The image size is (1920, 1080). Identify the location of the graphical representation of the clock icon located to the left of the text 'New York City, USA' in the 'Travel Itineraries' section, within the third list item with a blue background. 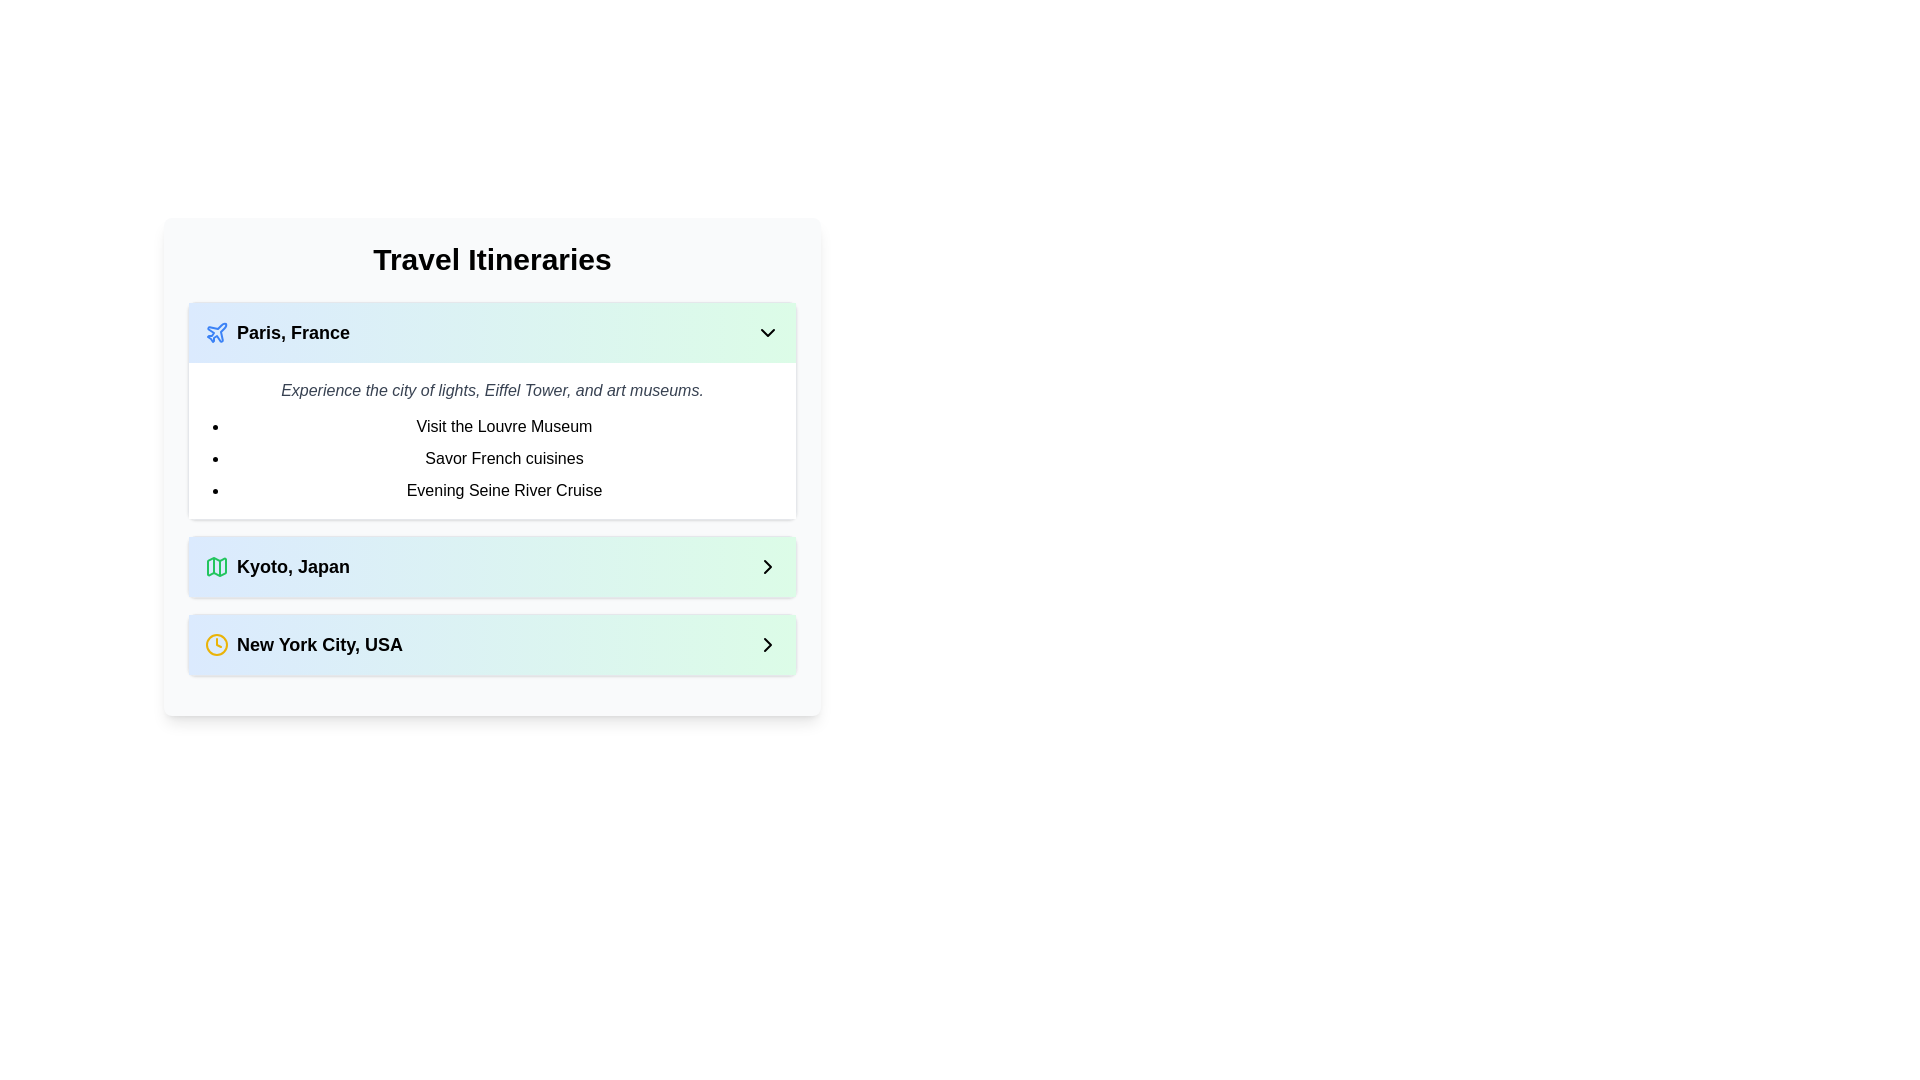
(216, 644).